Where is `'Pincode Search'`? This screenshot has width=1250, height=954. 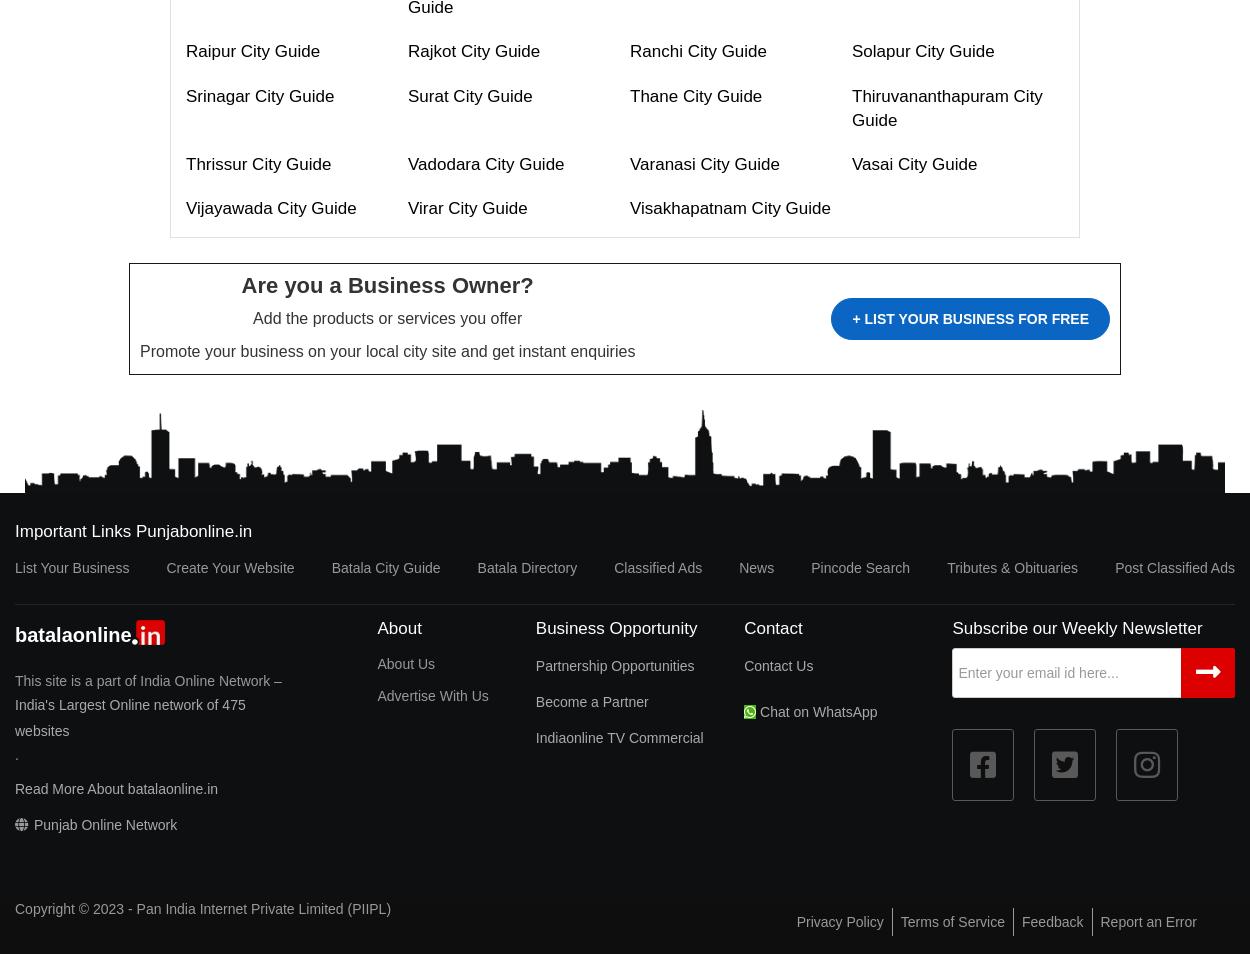 'Pincode Search' is located at coordinates (859, 565).